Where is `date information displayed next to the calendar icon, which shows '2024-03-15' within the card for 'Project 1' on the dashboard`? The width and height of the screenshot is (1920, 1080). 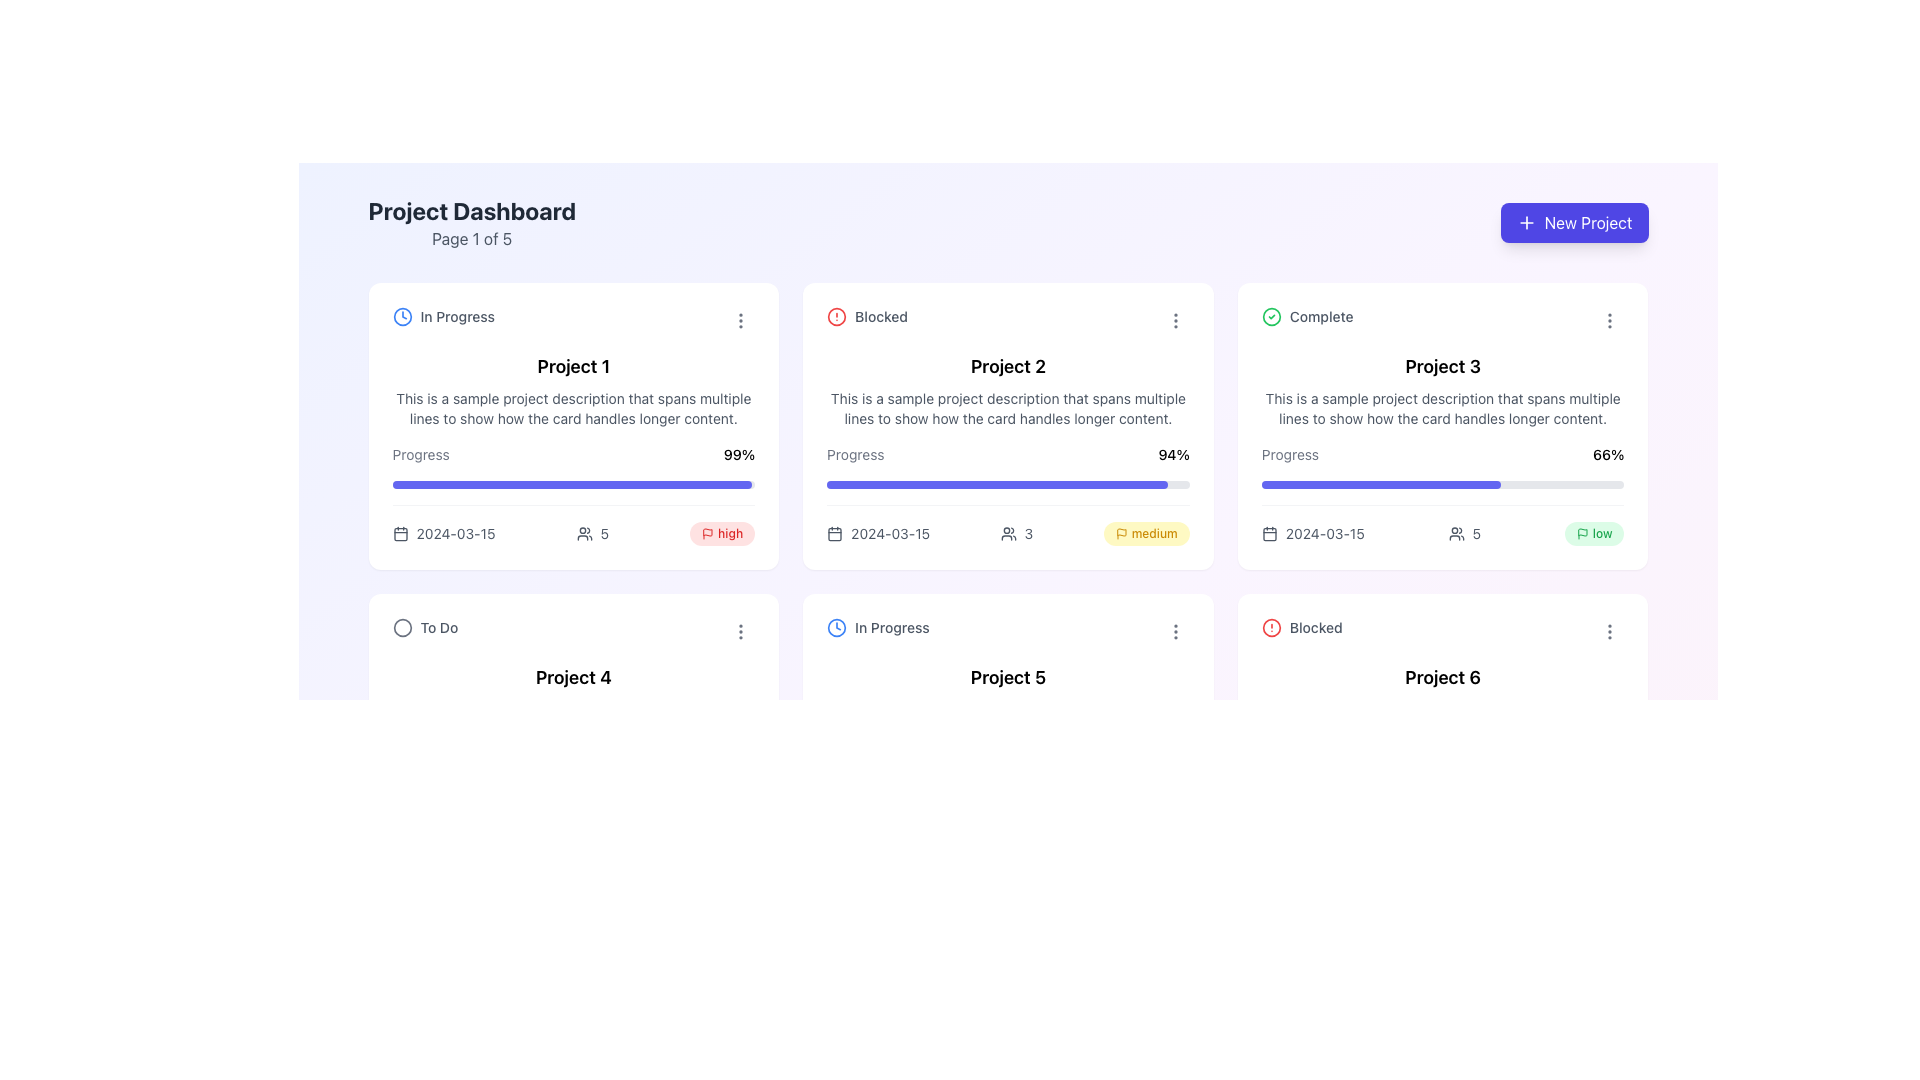
date information displayed next to the calendar icon, which shows '2024-03-15' within the card for 'Project 1' on the dashboard is located at coordinates (442, 532).